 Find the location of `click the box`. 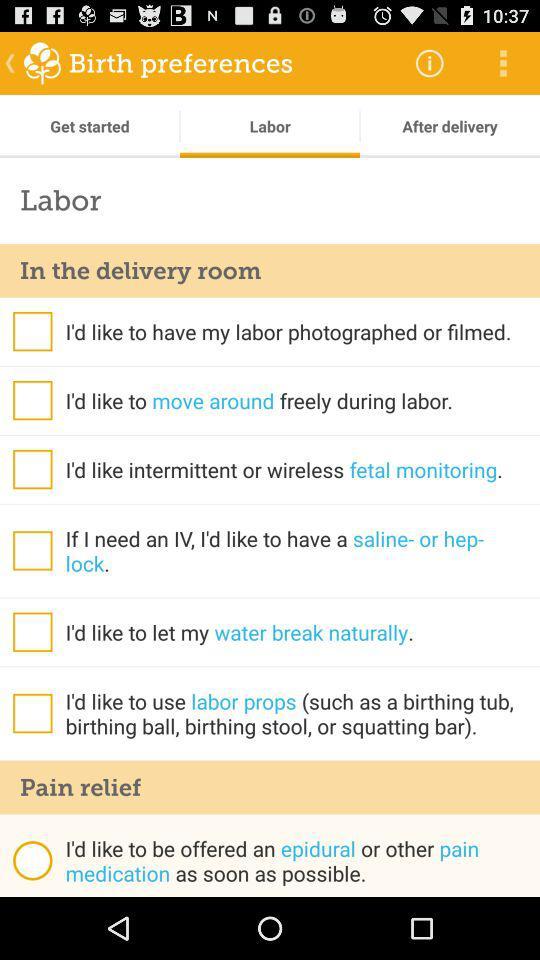

click the box is located at coordinates (31, 399).